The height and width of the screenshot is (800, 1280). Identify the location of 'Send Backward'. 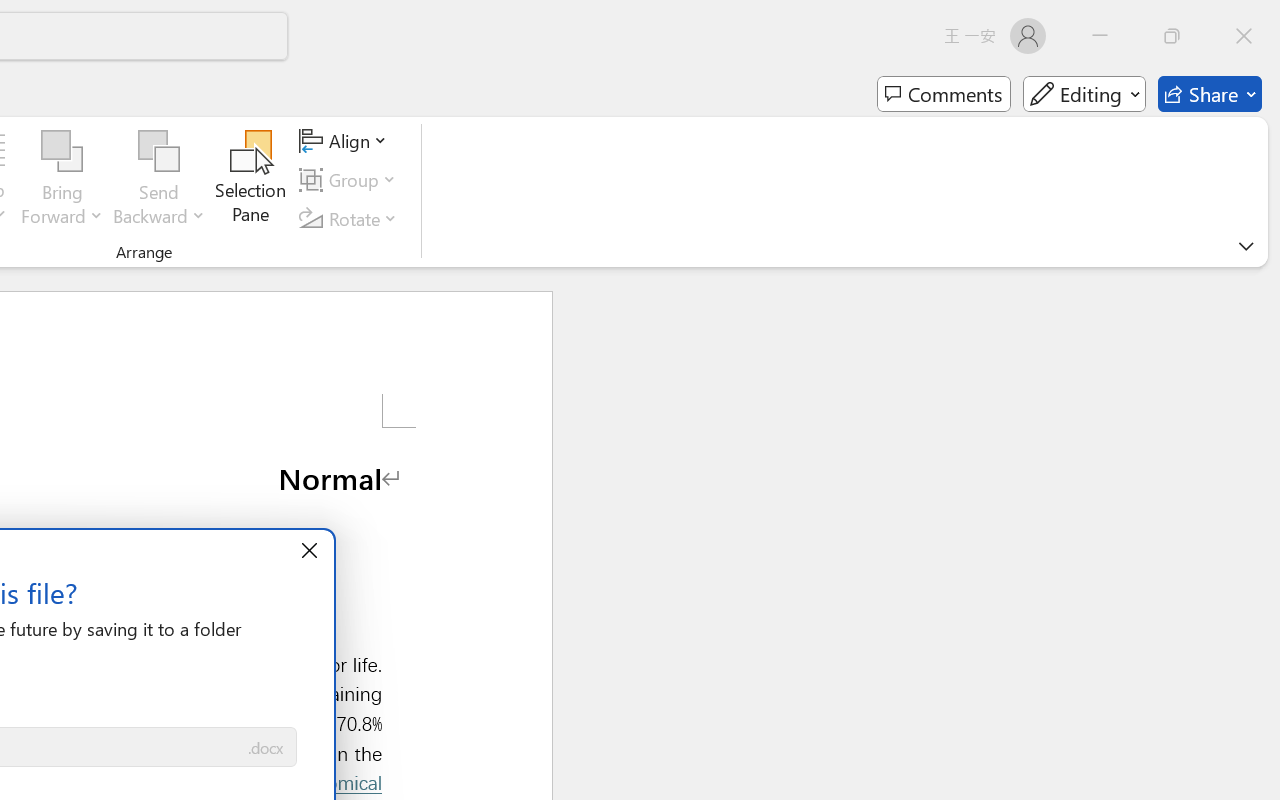
(158, 179).